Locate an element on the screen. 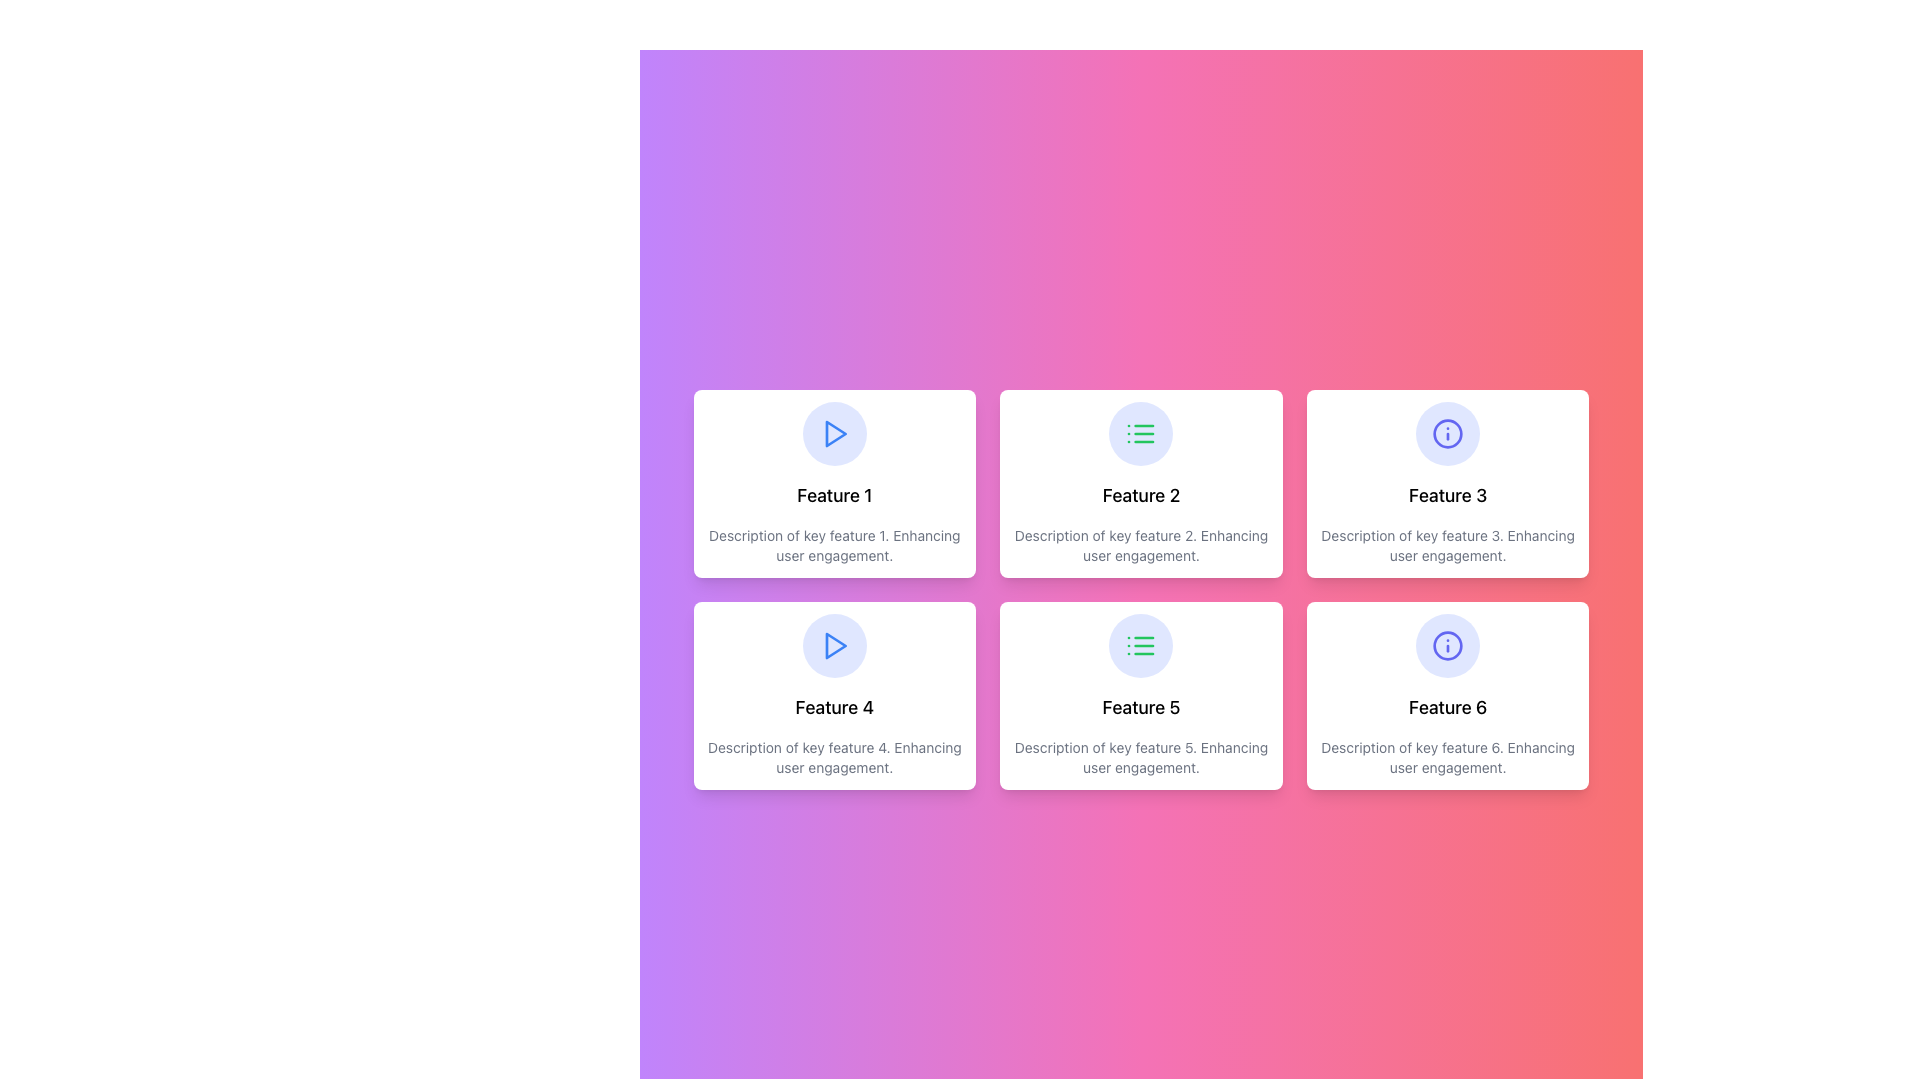  the text label element displaying 'Feature 6', which is centrally aligned below an icon within the sixth card of a grid layout is located at coordinates (1448, 707).